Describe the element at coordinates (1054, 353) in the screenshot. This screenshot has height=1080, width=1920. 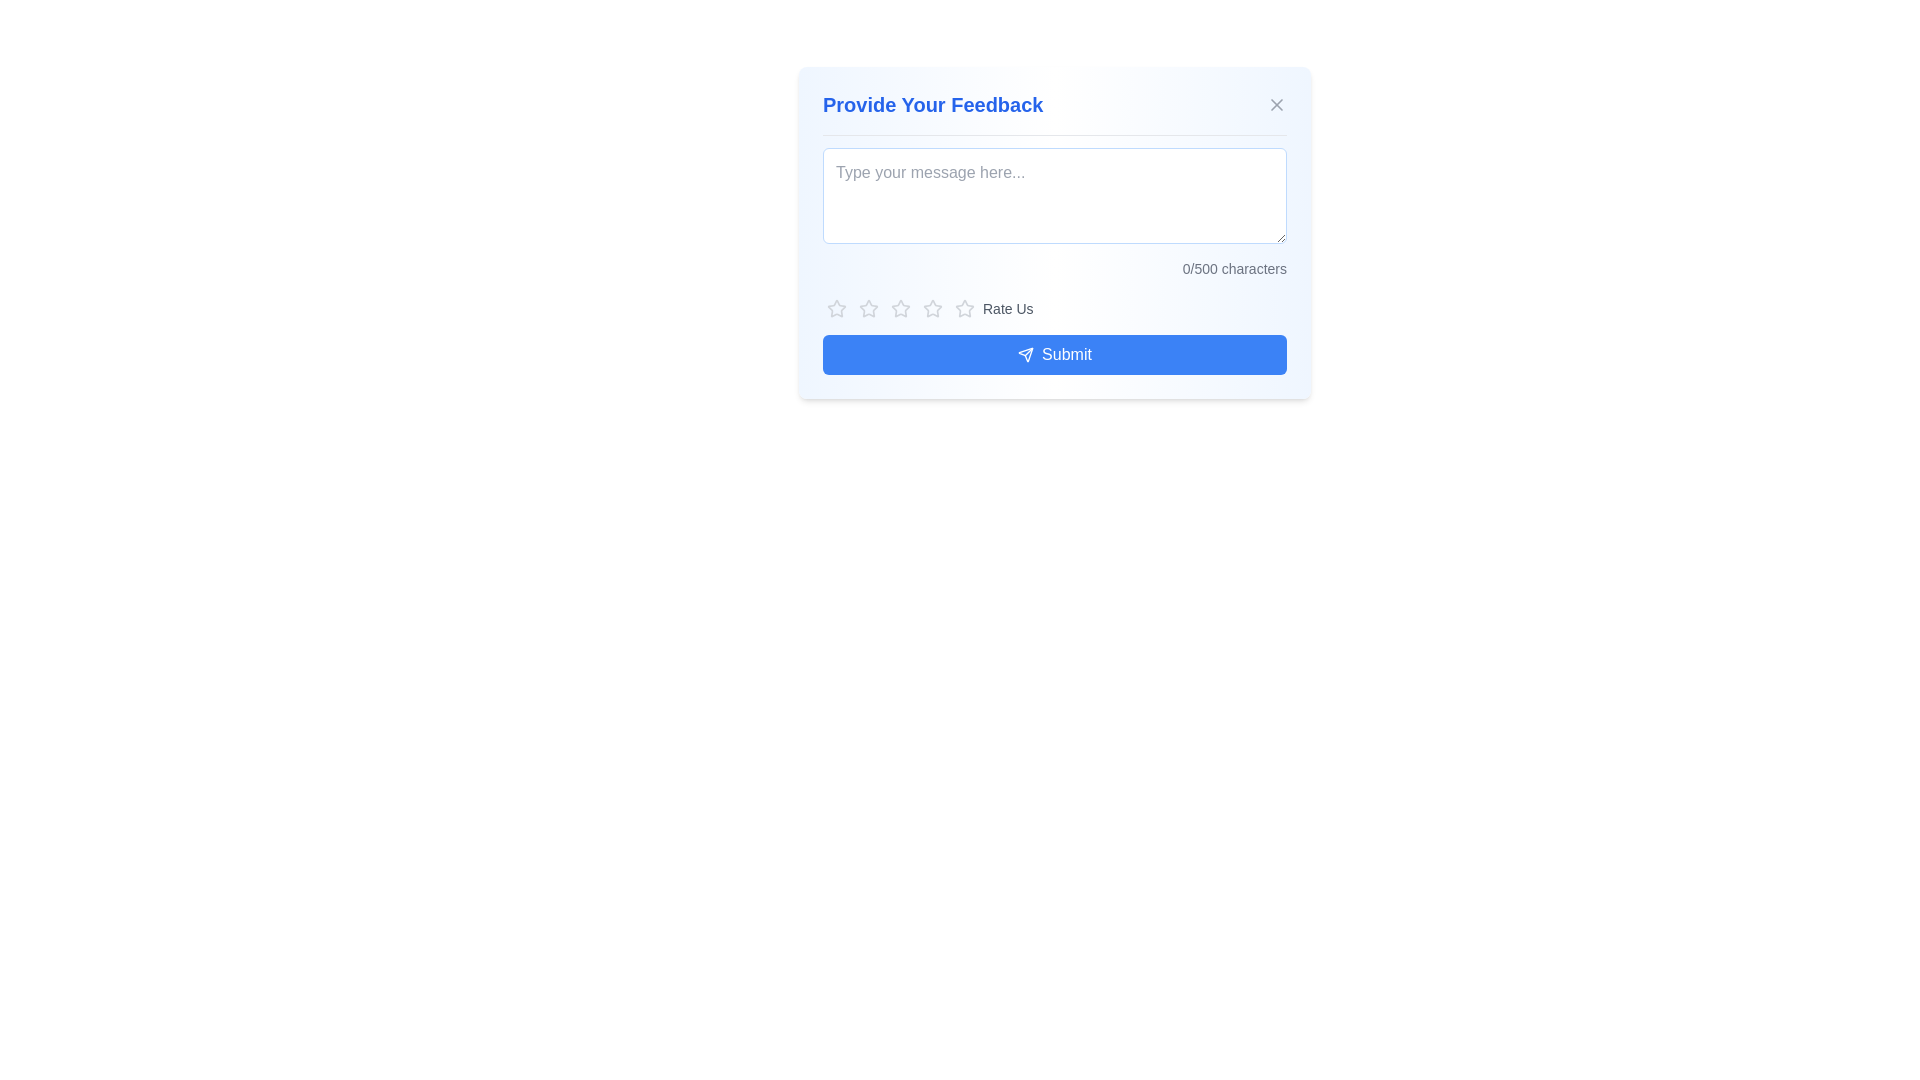
I see `the blue 'Submit' button with rounded corners, located below the 'Rate Us' stars` at that location.